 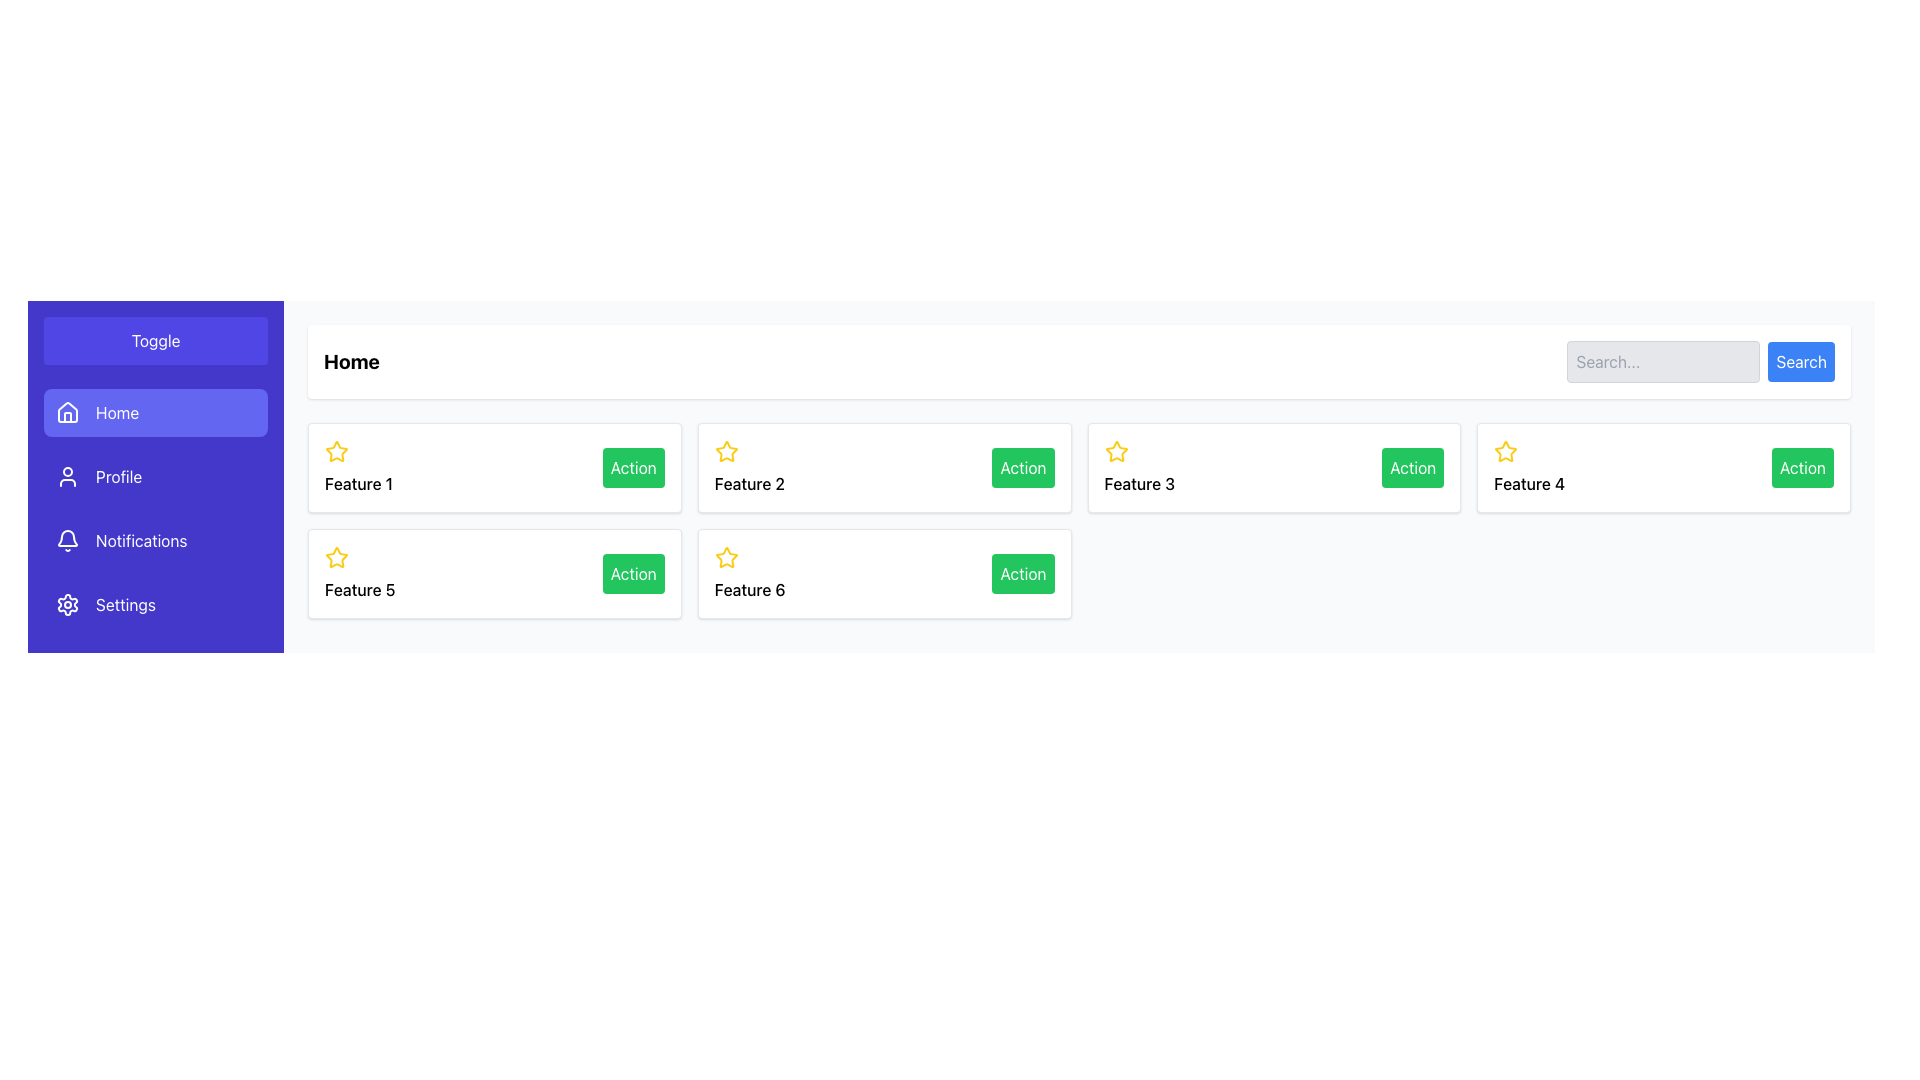 What do you see at coordinates (336, 558) in the screenshot?
I see `the star icon in the second row of the grid associated with 'Feature 5'` at bounding box center [336, 558].